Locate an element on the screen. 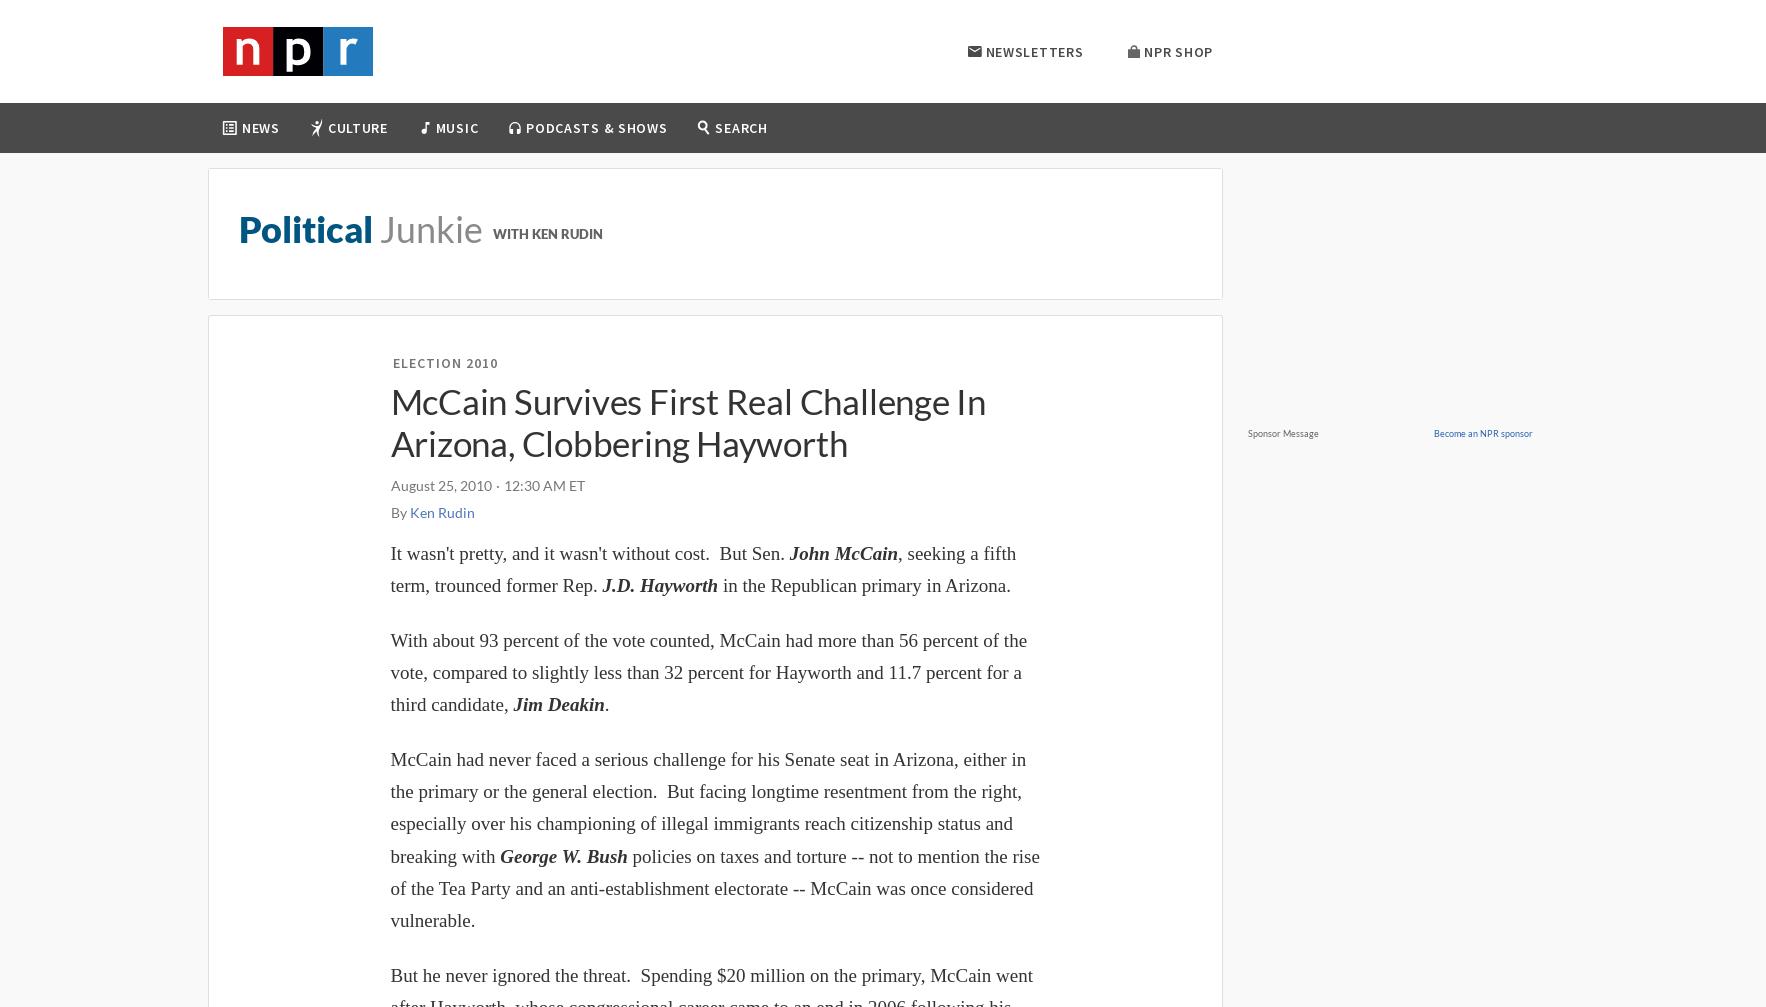 The width and height of the screenshot is (1766, 1007). 'Food' is located at coordinates (353, 282).